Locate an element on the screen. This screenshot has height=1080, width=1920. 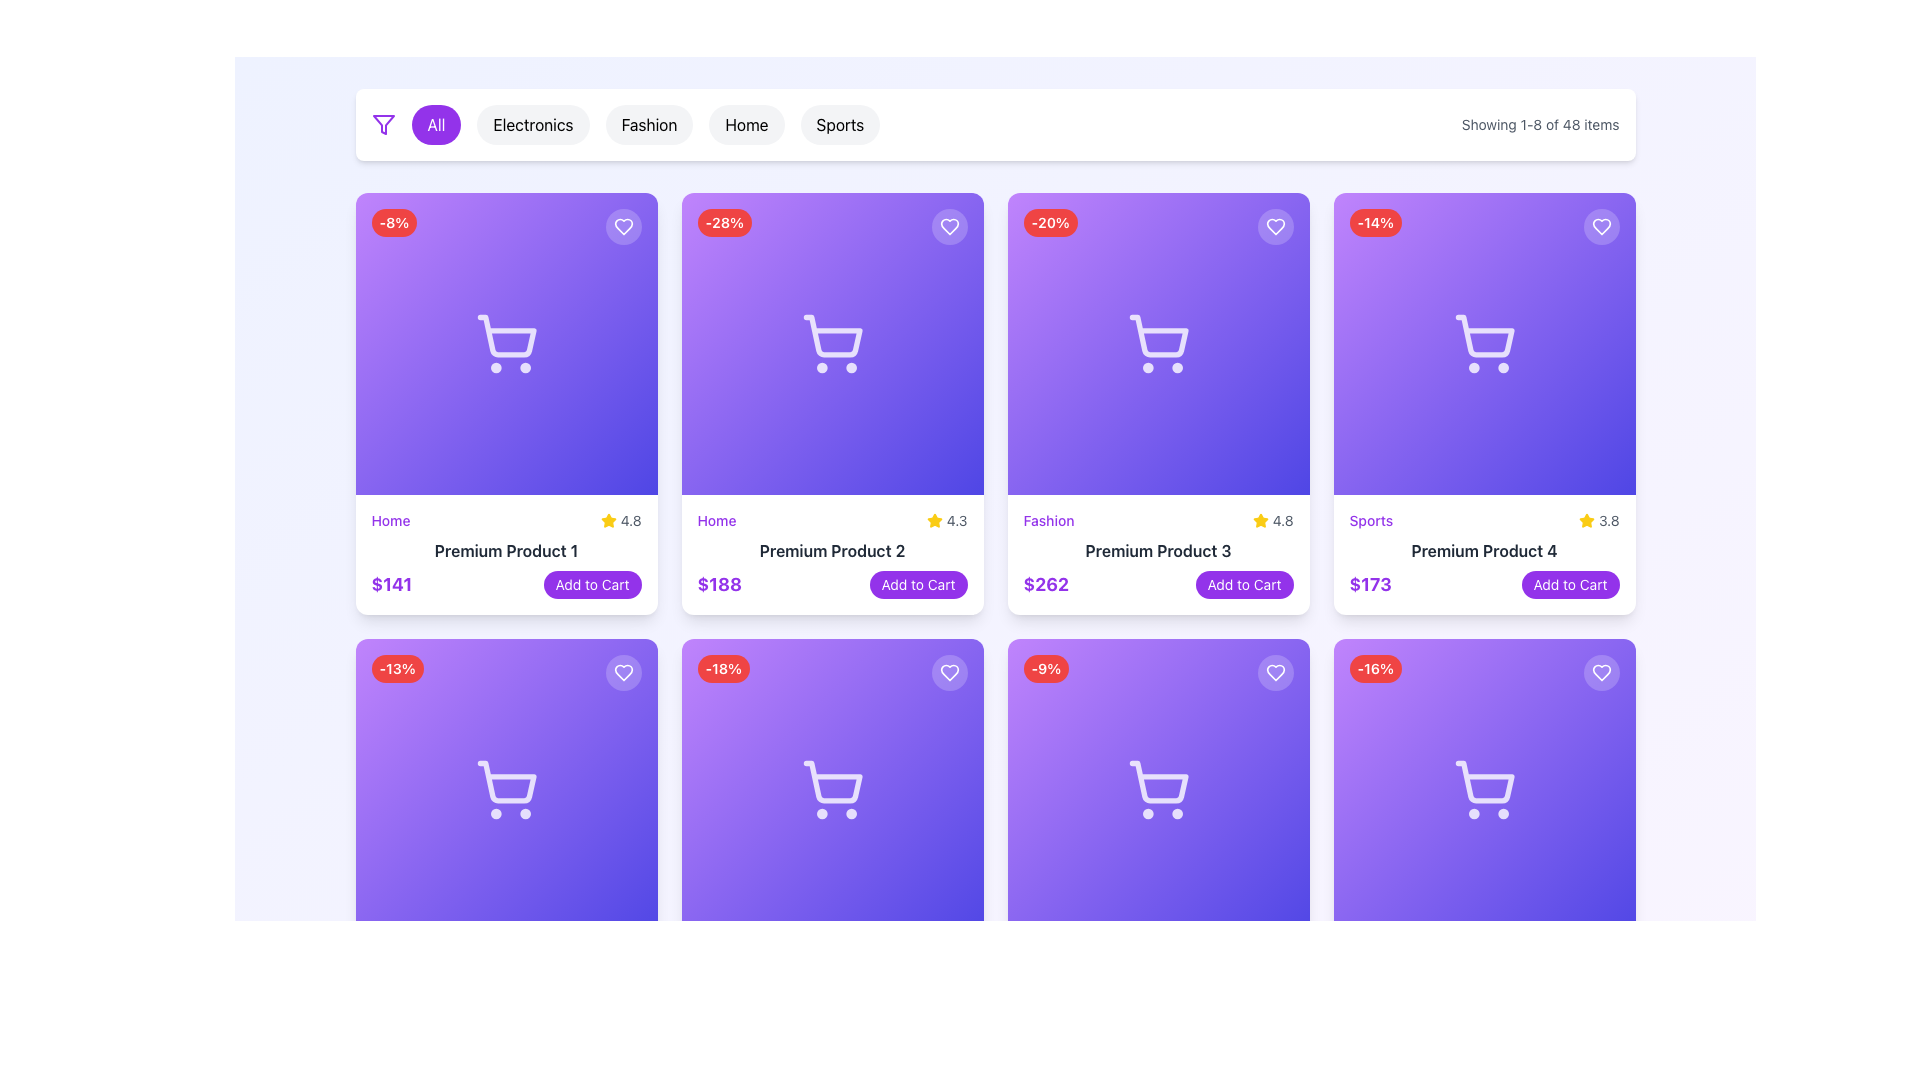
the bold purple text displaying the price '$262' located at the bottom-left corner of the 'Premium Product 3' card, immediately to the left of the 'Add to Cart' button is located at coordinates (1045, 585).